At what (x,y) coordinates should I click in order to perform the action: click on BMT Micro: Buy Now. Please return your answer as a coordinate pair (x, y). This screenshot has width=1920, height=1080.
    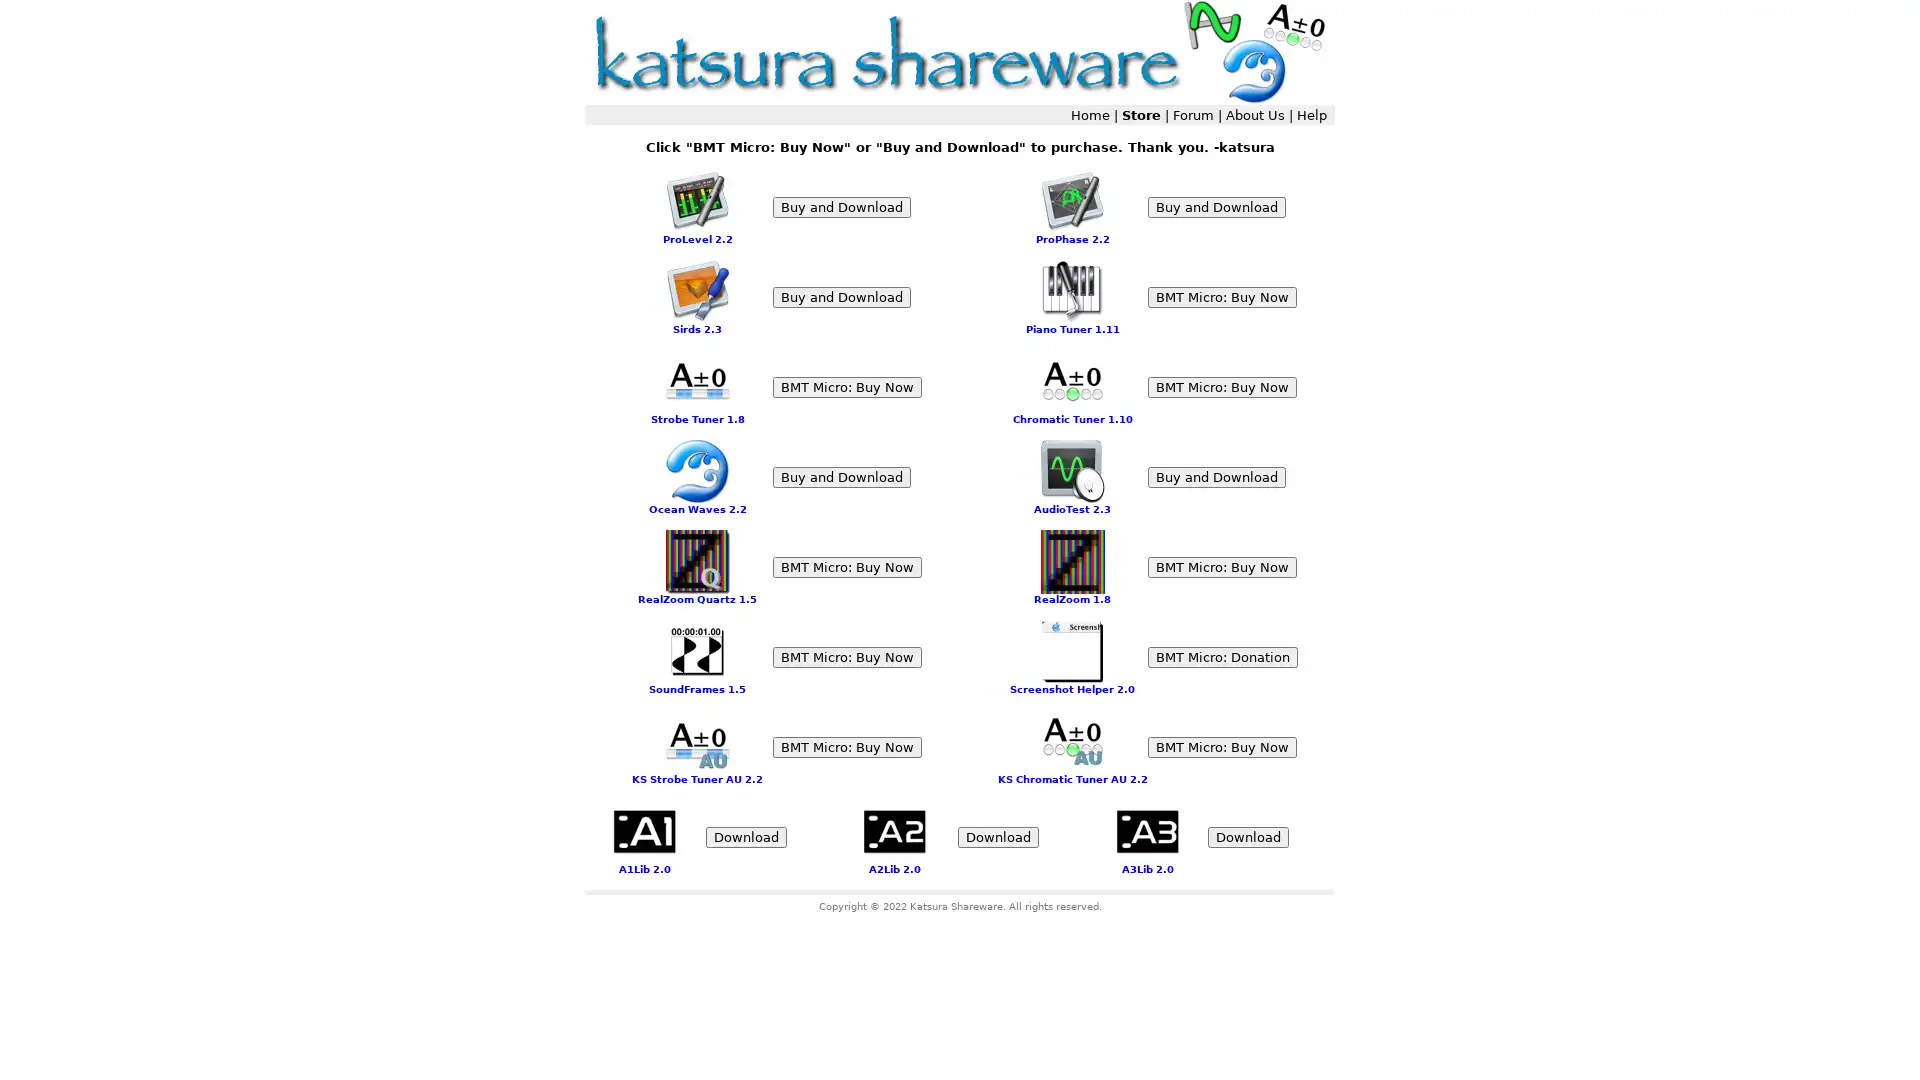
    Looking at the image, I should click on (846, 567).